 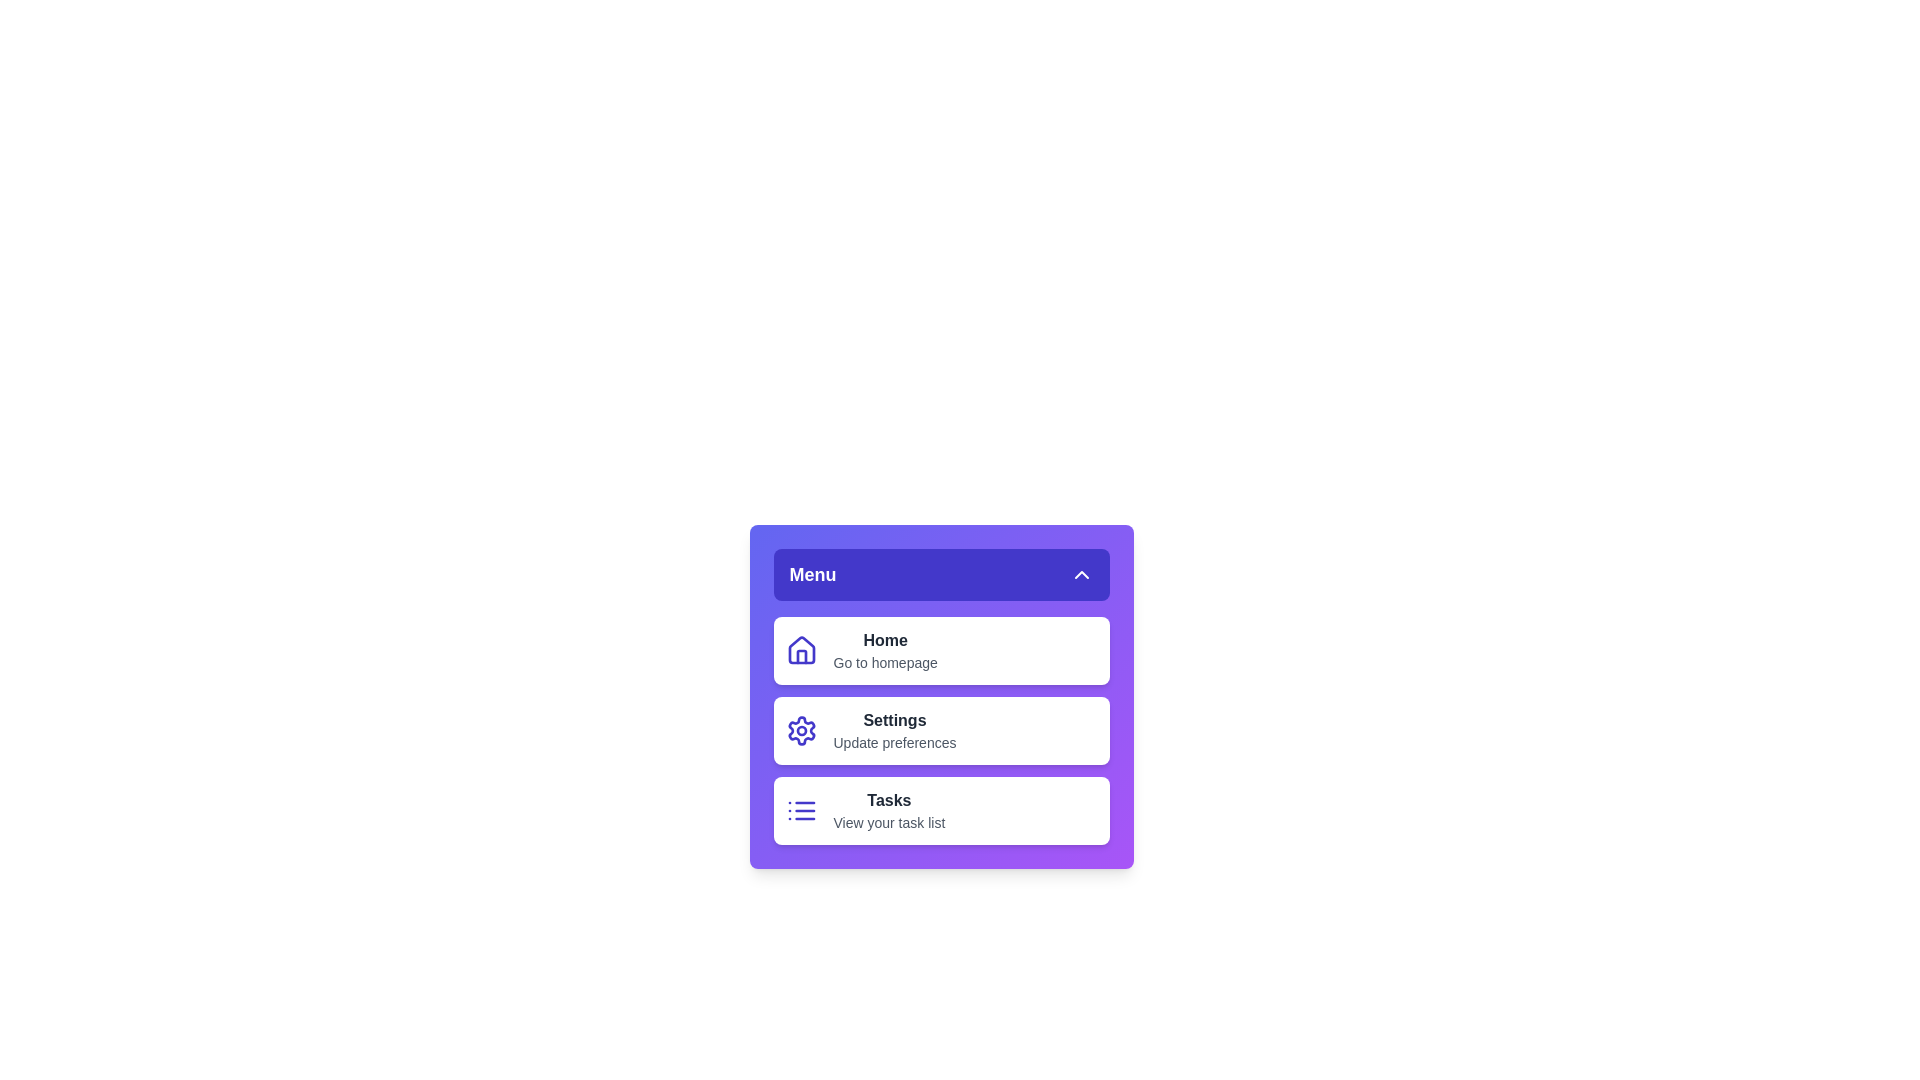 I want to click on the Settings icon to inspect its visual feedback, so click(x=801, y=731).